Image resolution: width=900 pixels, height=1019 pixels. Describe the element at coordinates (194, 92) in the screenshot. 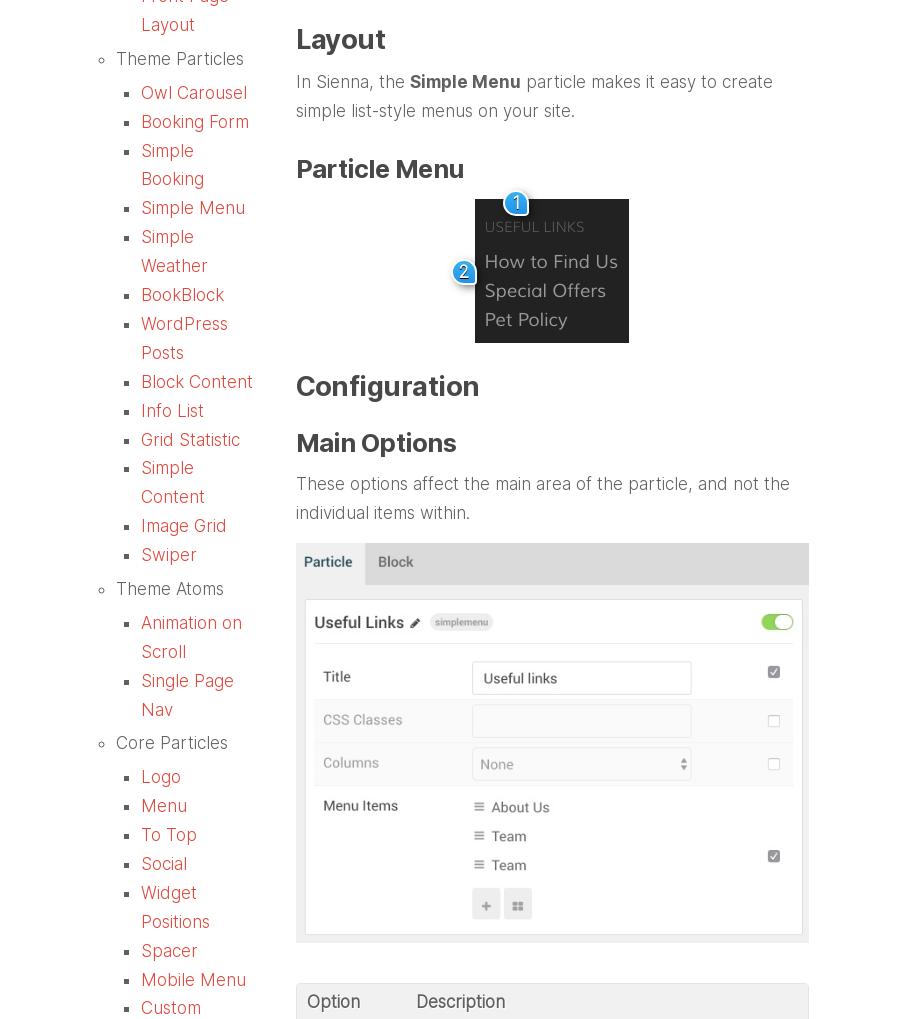

I see `'Owl Carousel'` at that location.